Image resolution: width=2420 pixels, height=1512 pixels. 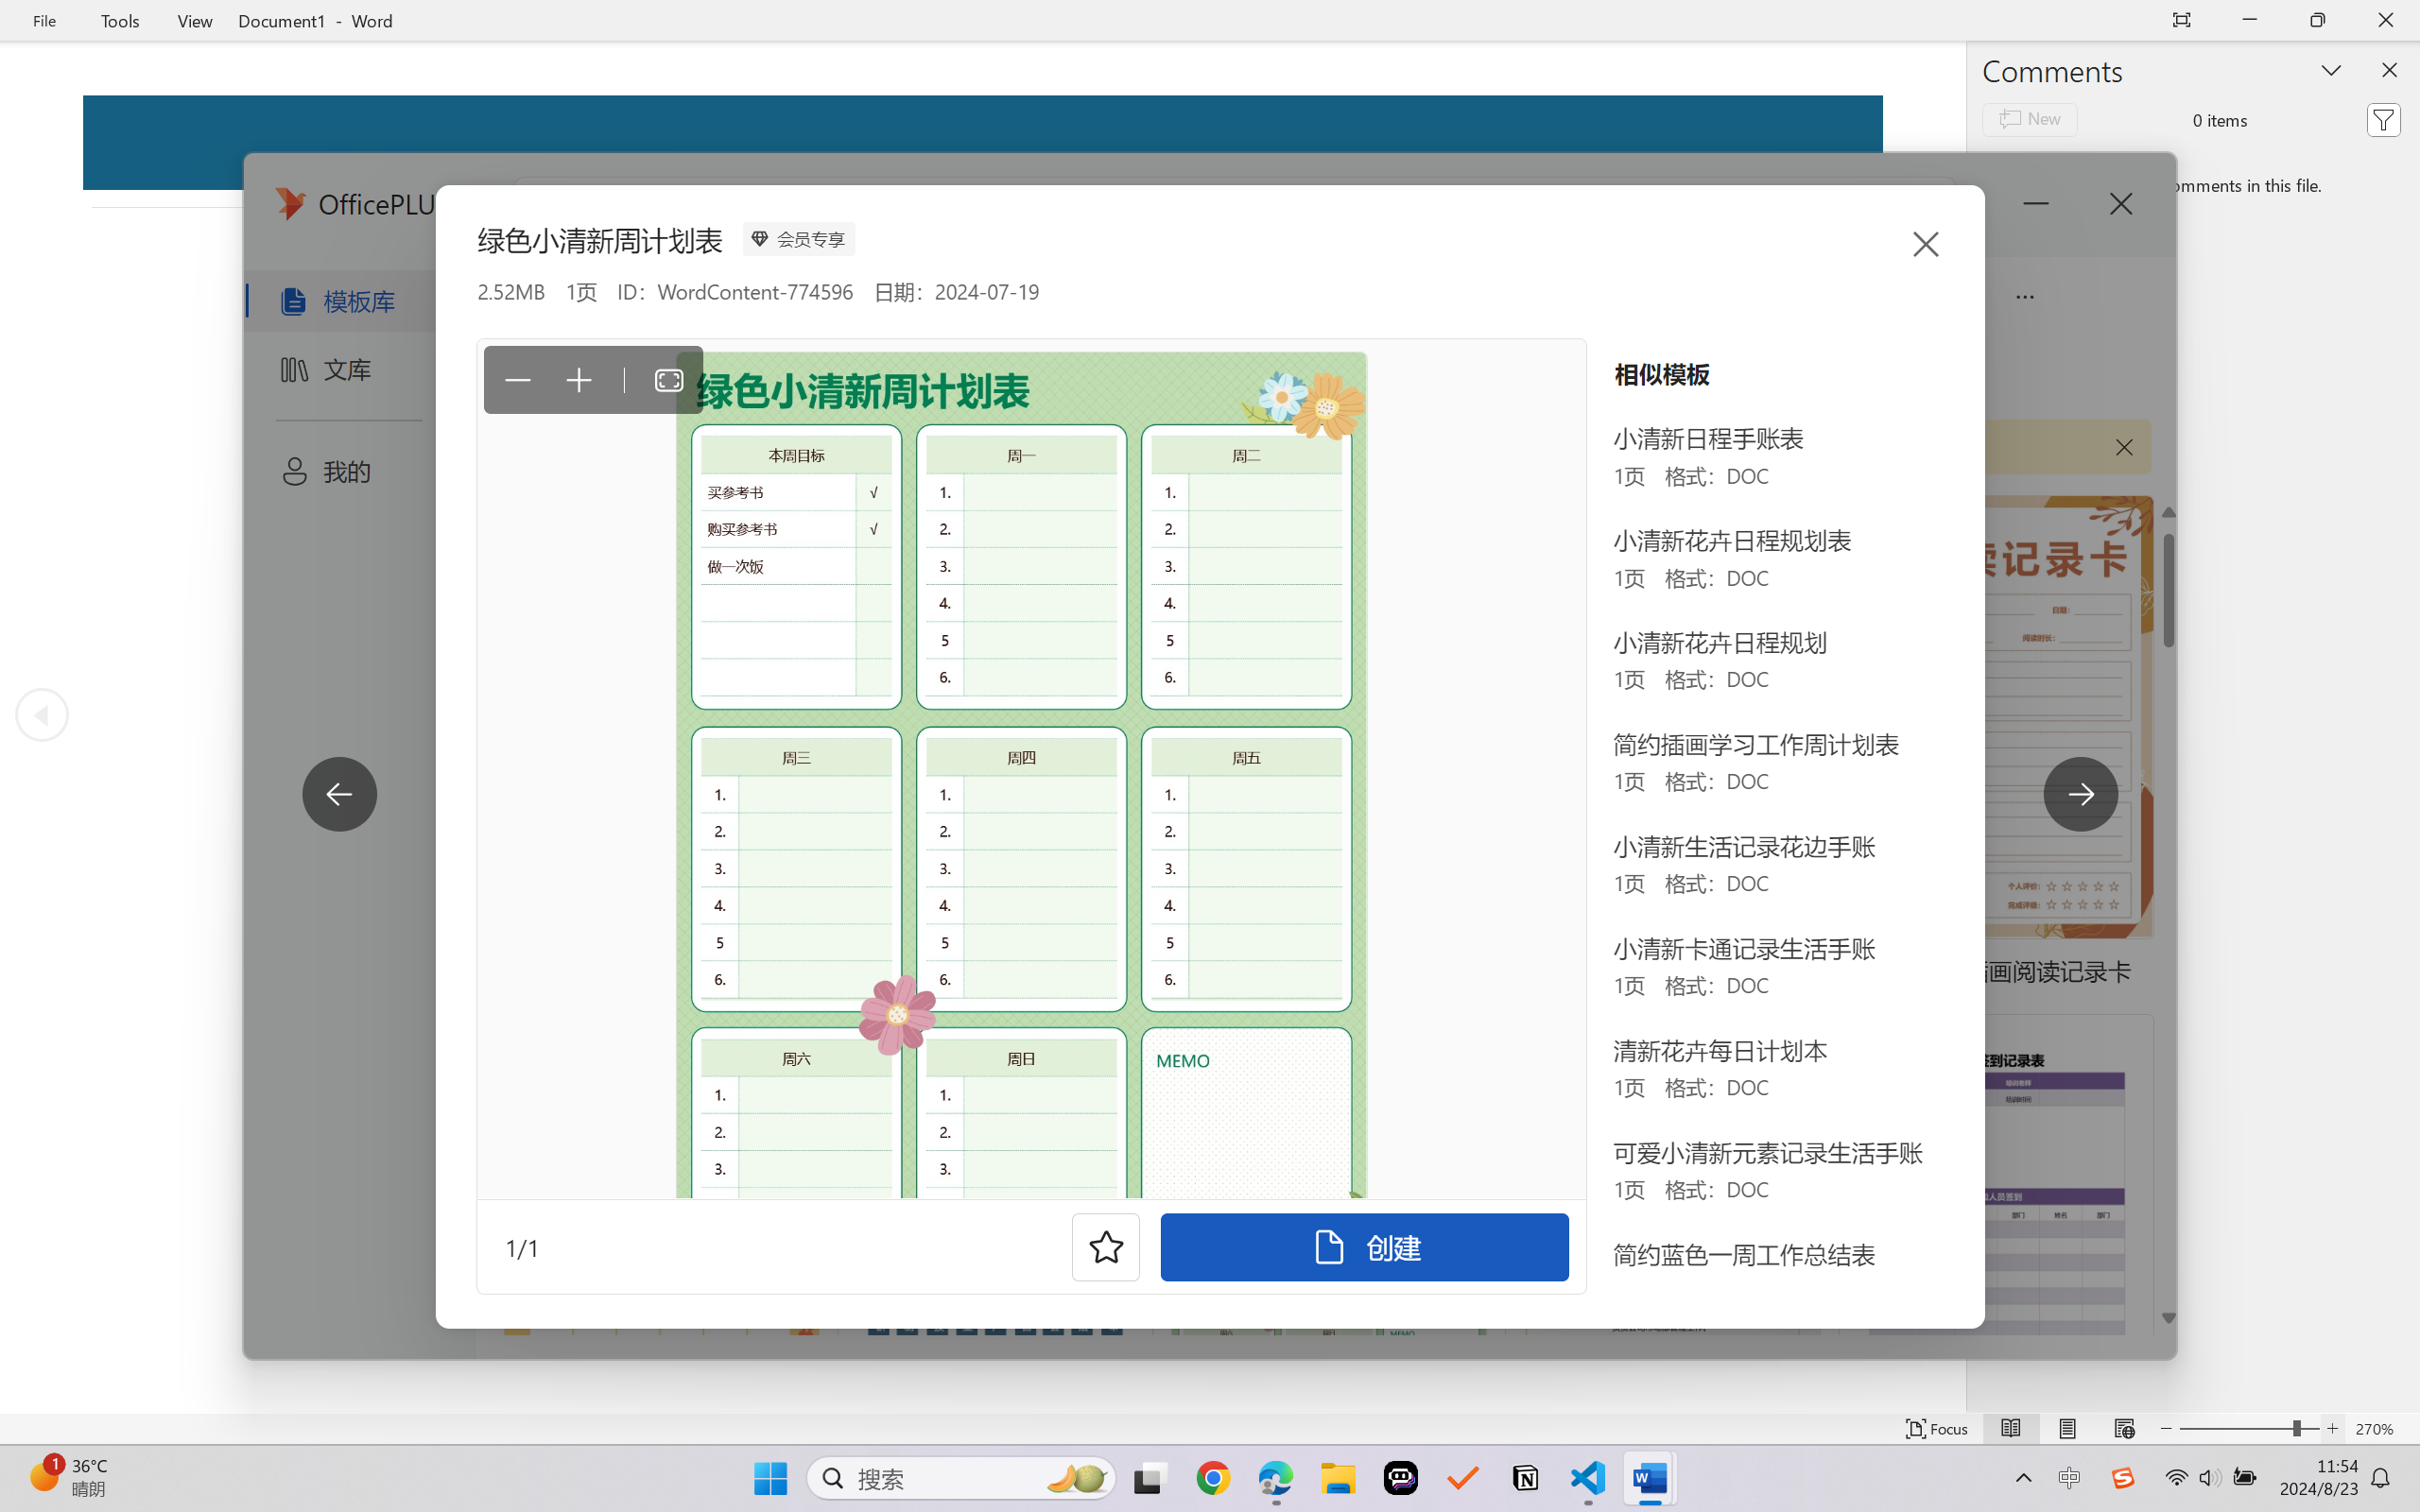 What do you see at coordinates (2249, 1428) in the screenshot?
I see `'Text Size'` at bounding box center [2249, 1428].